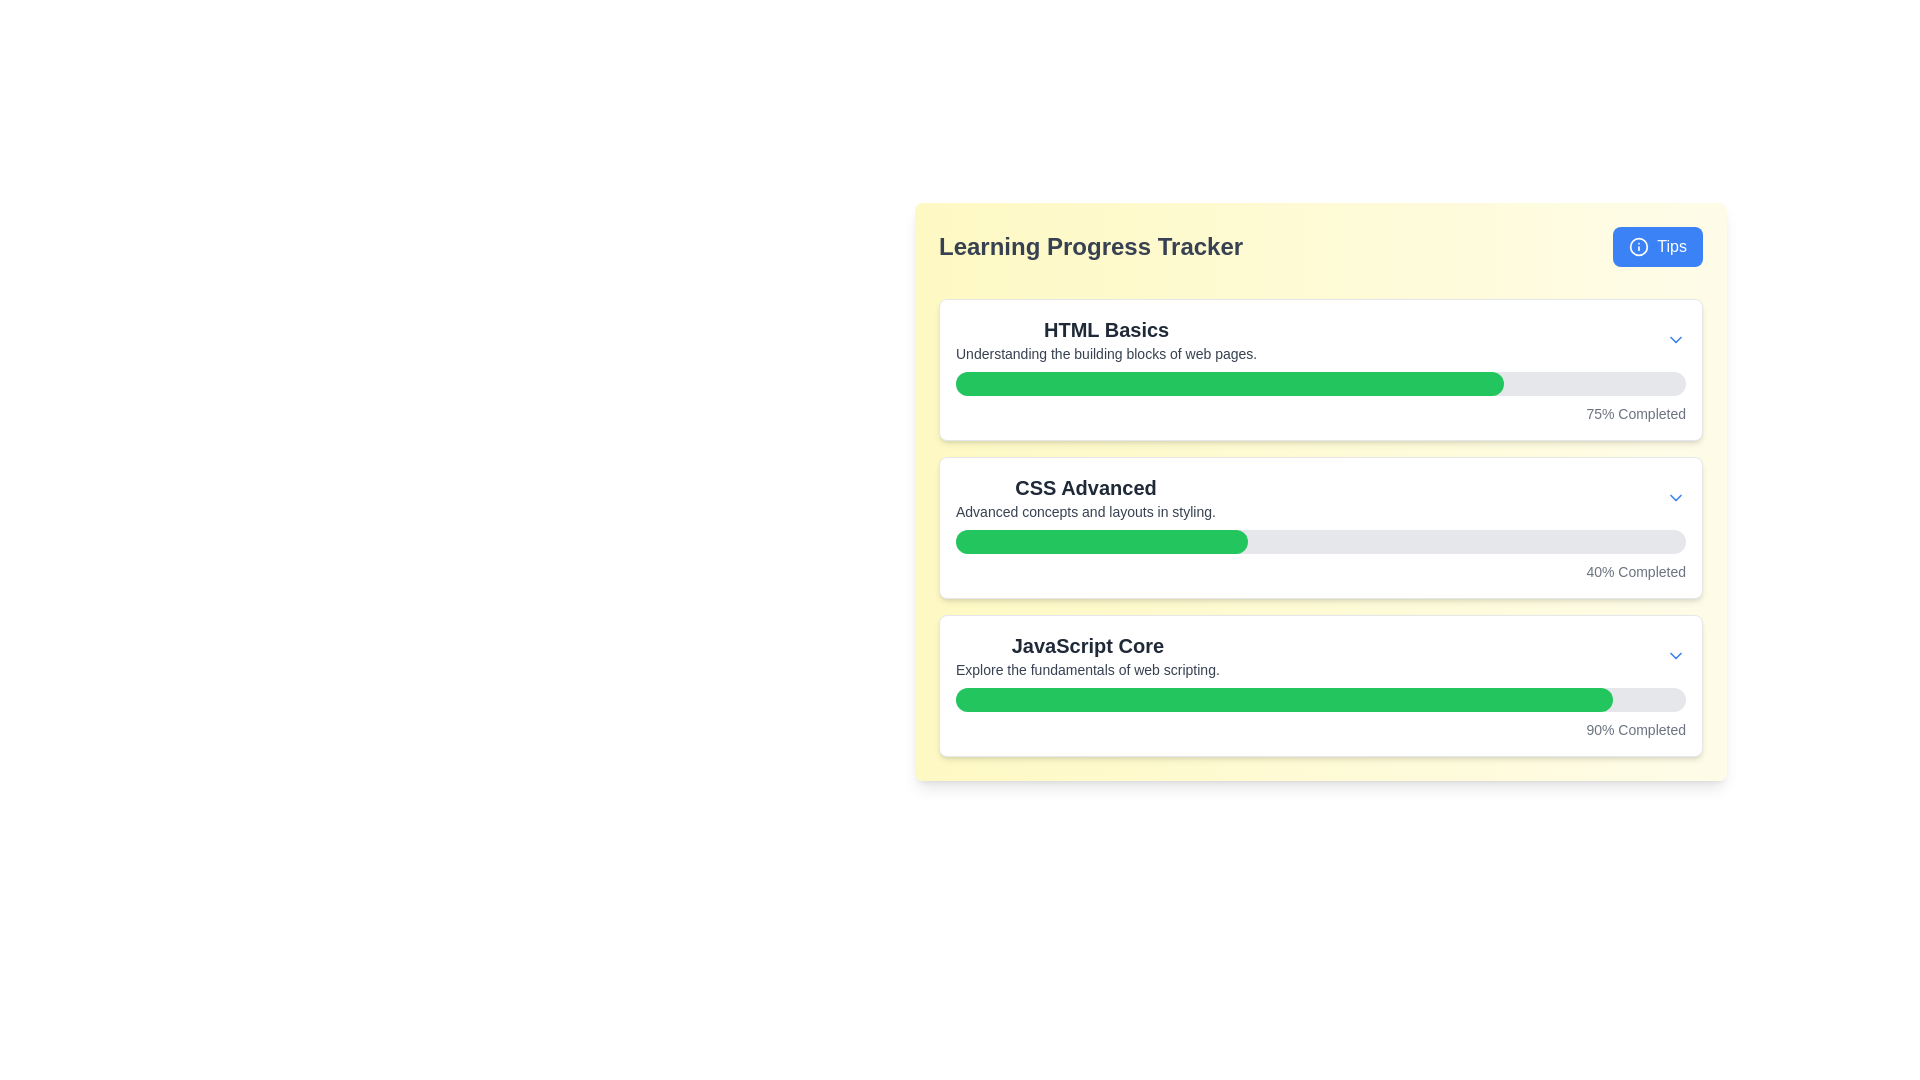 The image size is (1920, 1080). I want to click on the bold text label reading 'CSS Advanced' that is centrally positioned in the second box of the progress tracker list, so click(1084, 488).